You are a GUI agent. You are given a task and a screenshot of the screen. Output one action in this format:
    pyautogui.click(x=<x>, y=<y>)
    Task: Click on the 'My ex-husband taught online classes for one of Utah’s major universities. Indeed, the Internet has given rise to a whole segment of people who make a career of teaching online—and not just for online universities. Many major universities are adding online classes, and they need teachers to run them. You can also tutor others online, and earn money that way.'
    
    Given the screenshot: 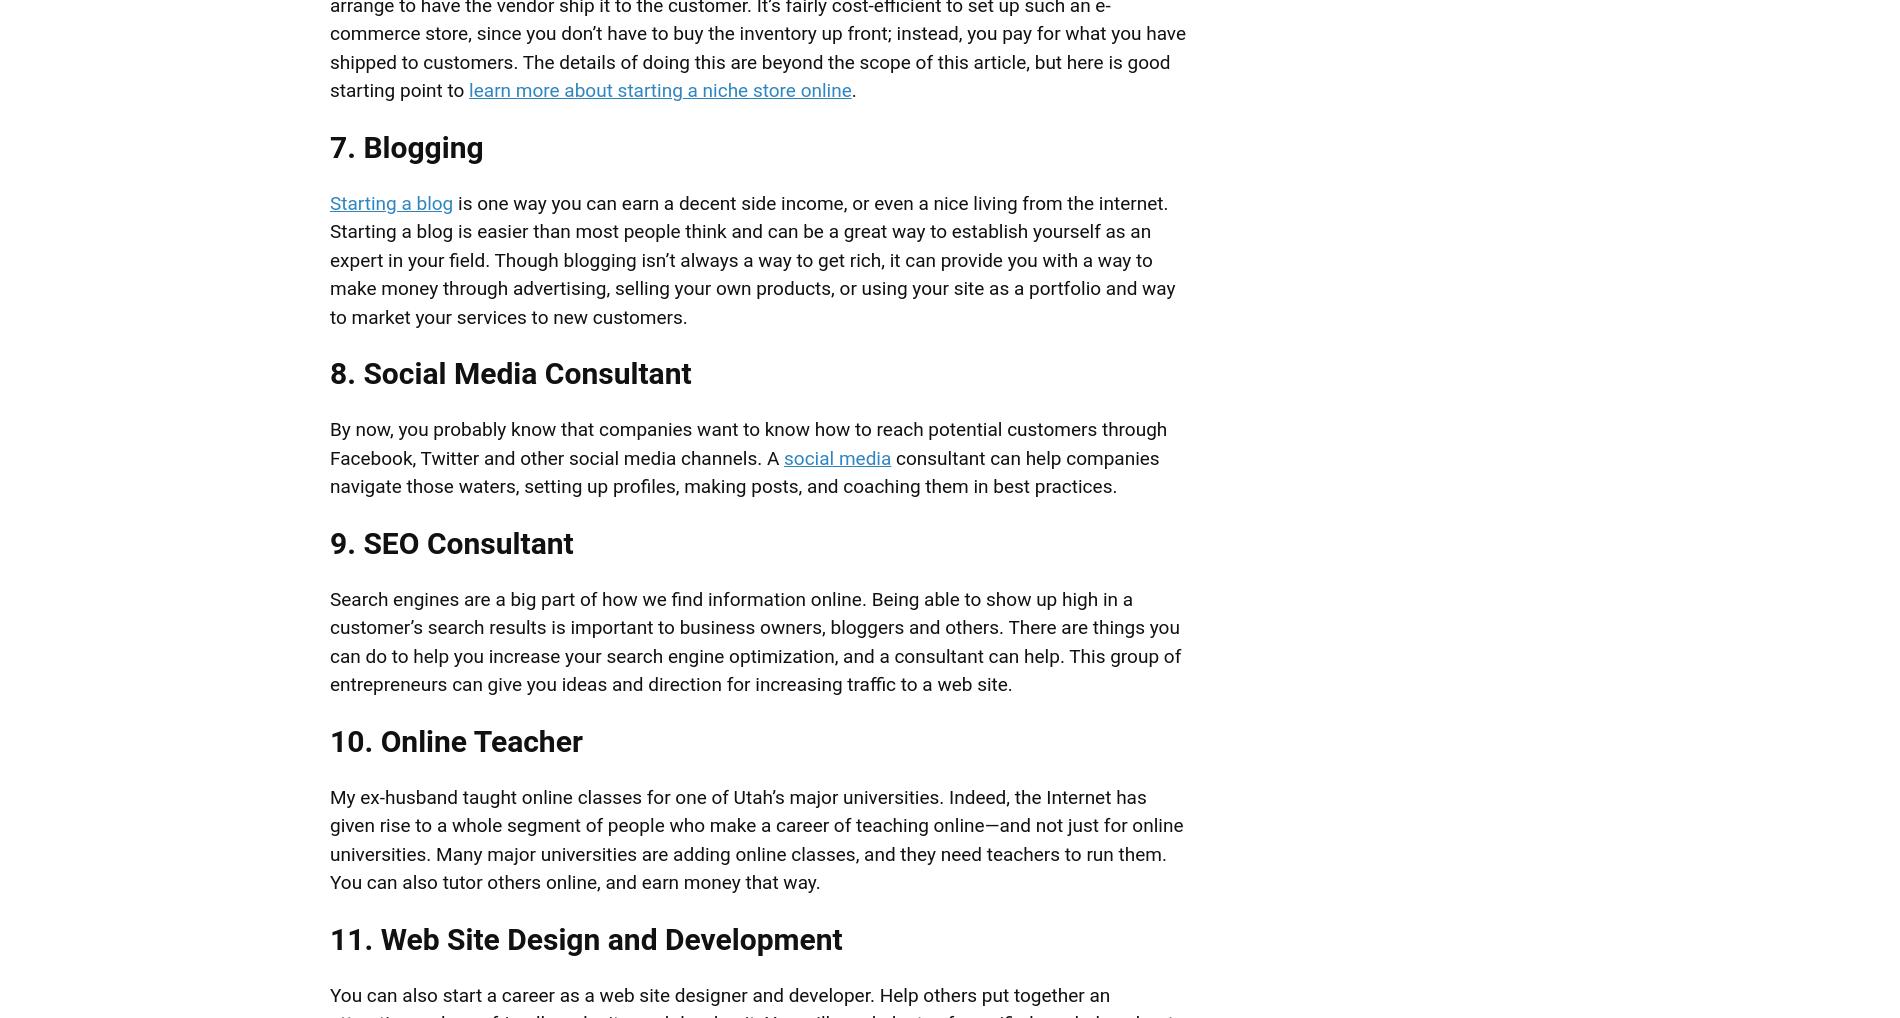 What is the action you would take?
    pyautogui.click(x=755, y=838)
    